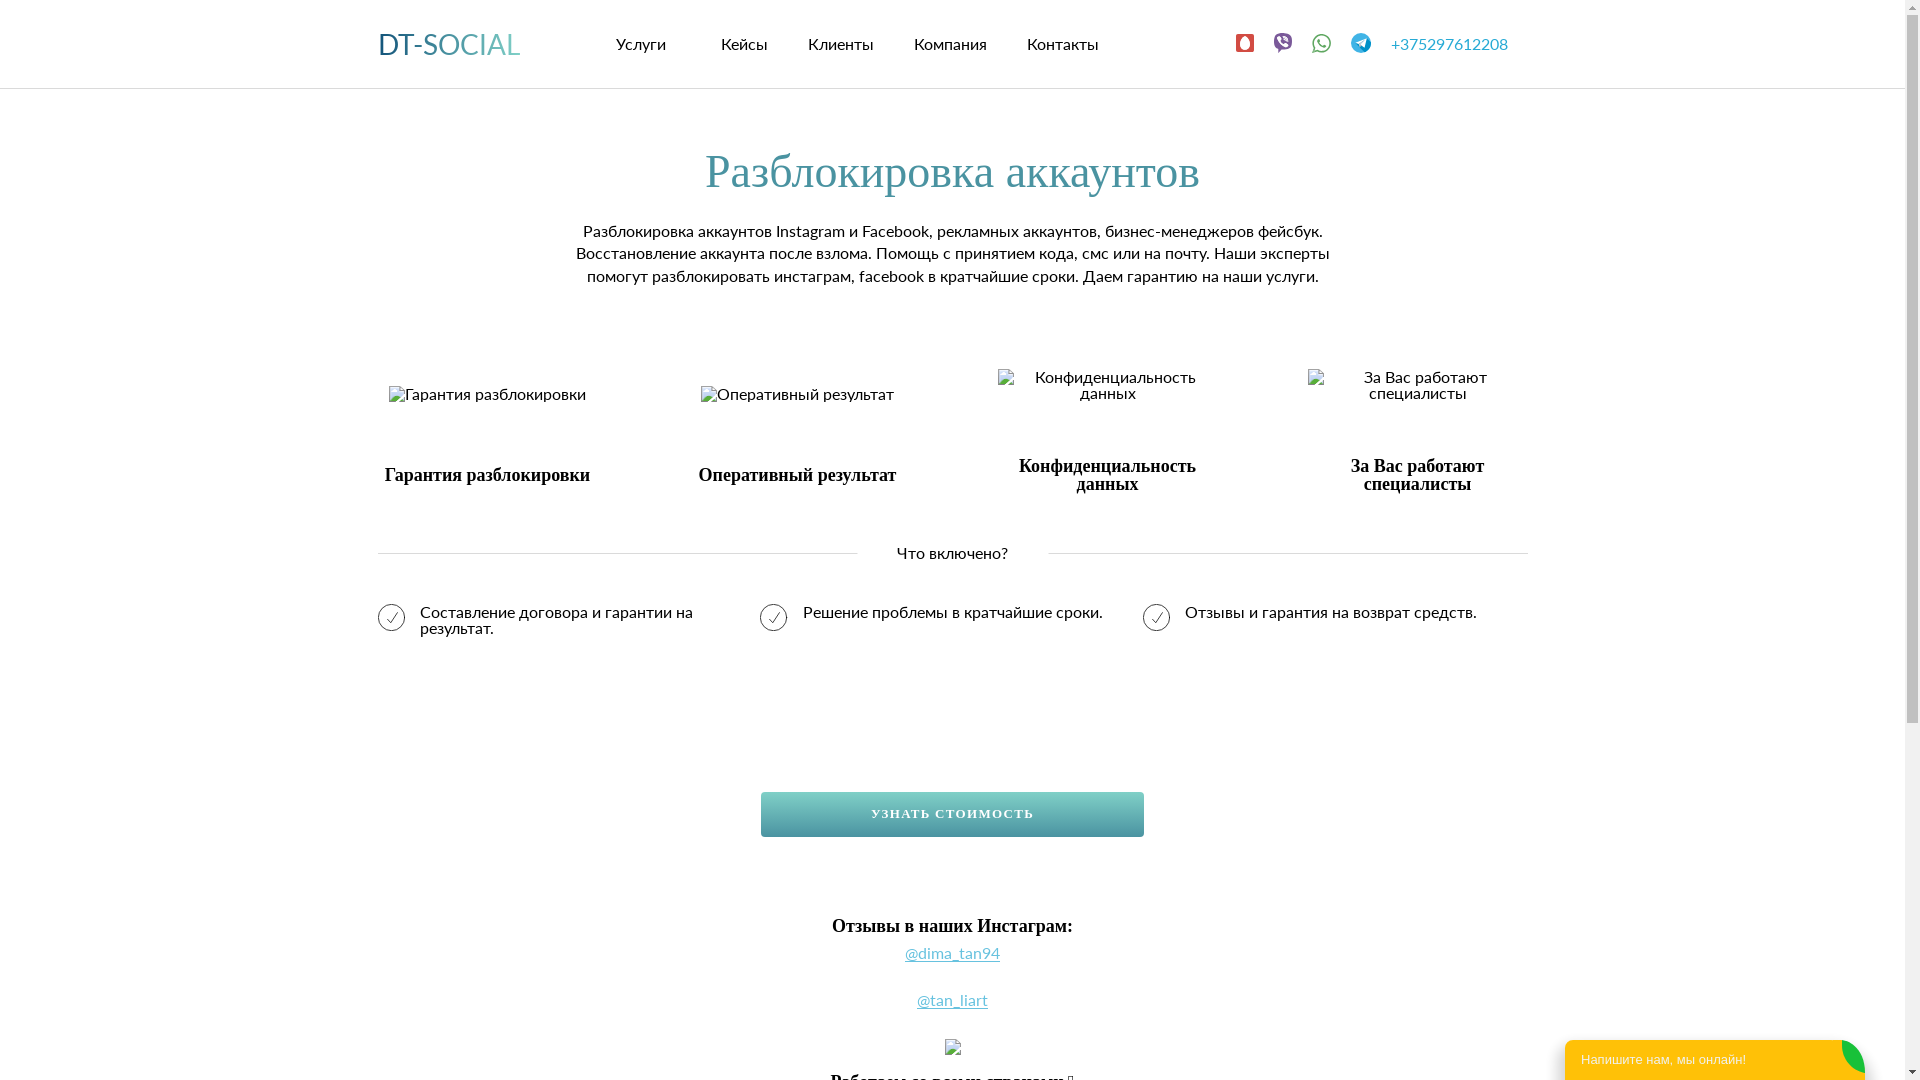 The image size is (1920, 1080). I want to click on '@dima_tan94', so click(951, 952).